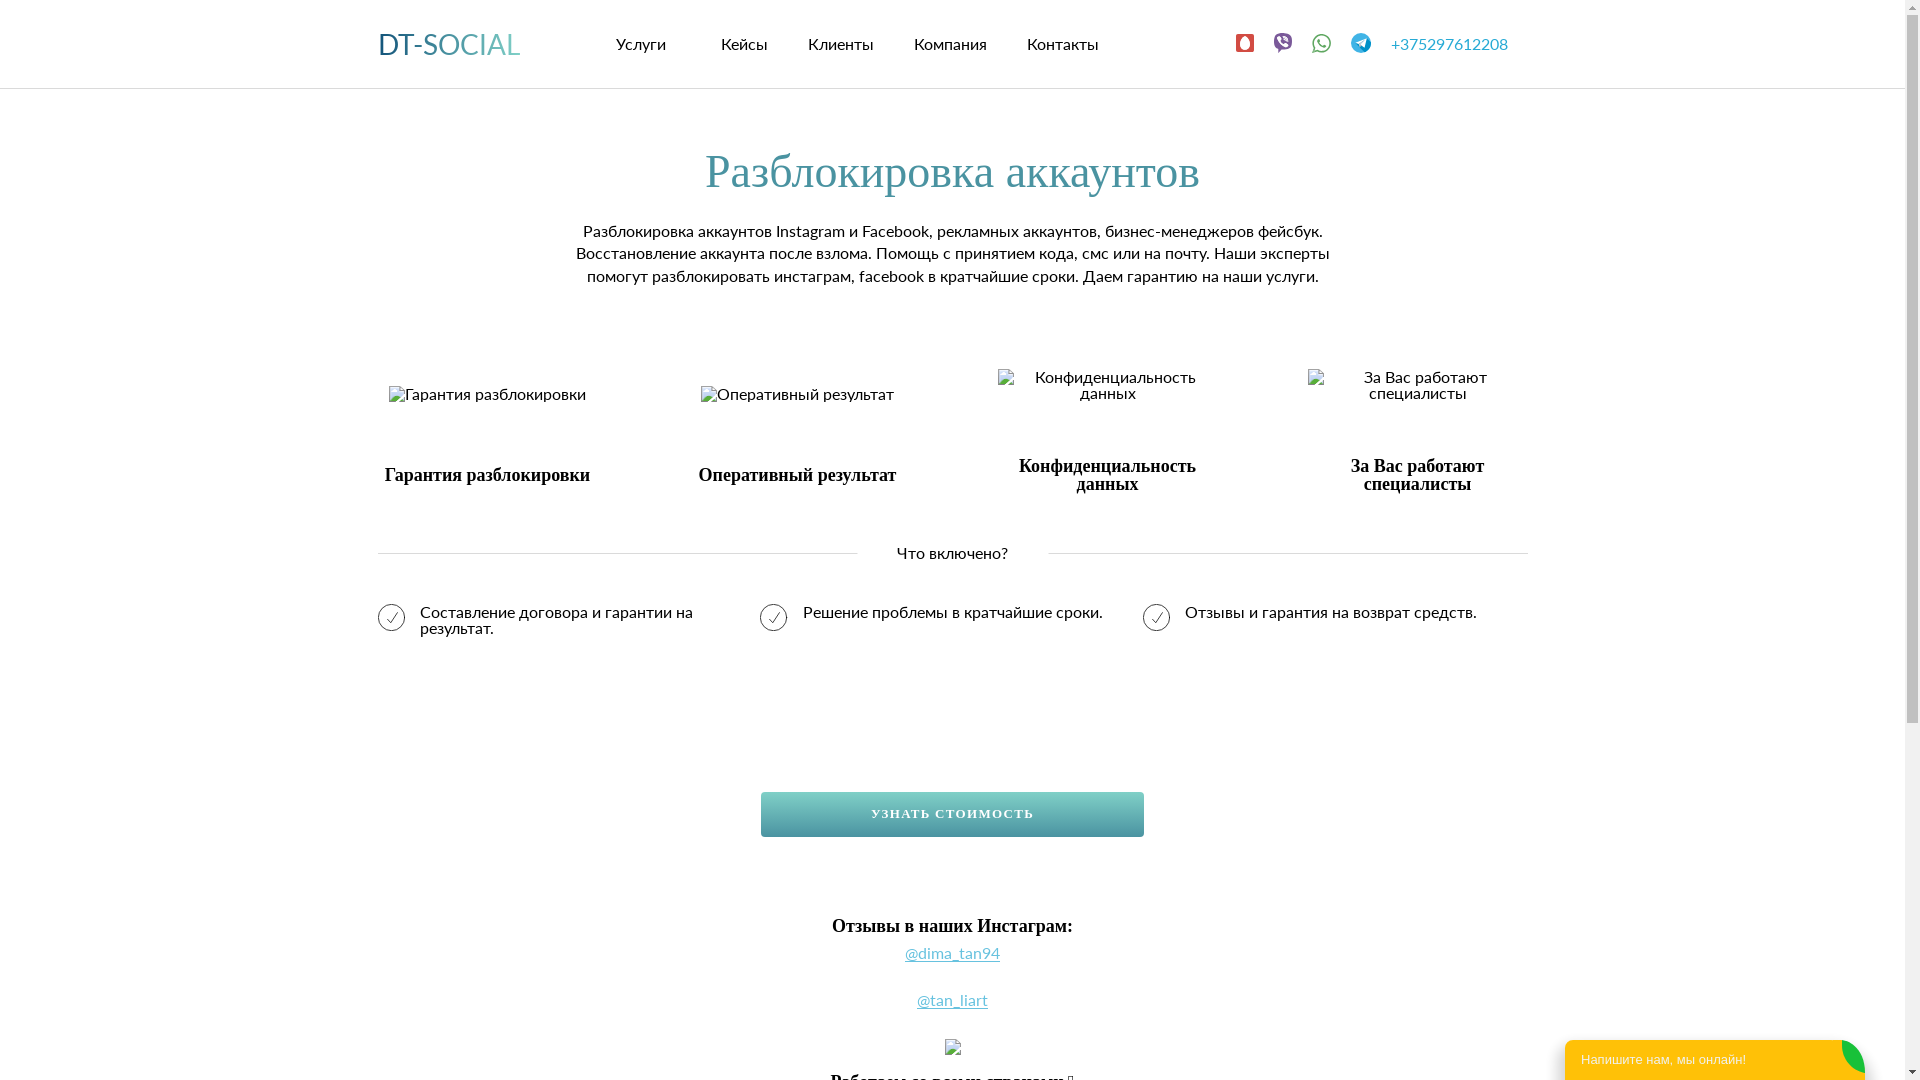 The image size is (1920, 1080). I want to click on '@dima_tan94', so click(951, 952).